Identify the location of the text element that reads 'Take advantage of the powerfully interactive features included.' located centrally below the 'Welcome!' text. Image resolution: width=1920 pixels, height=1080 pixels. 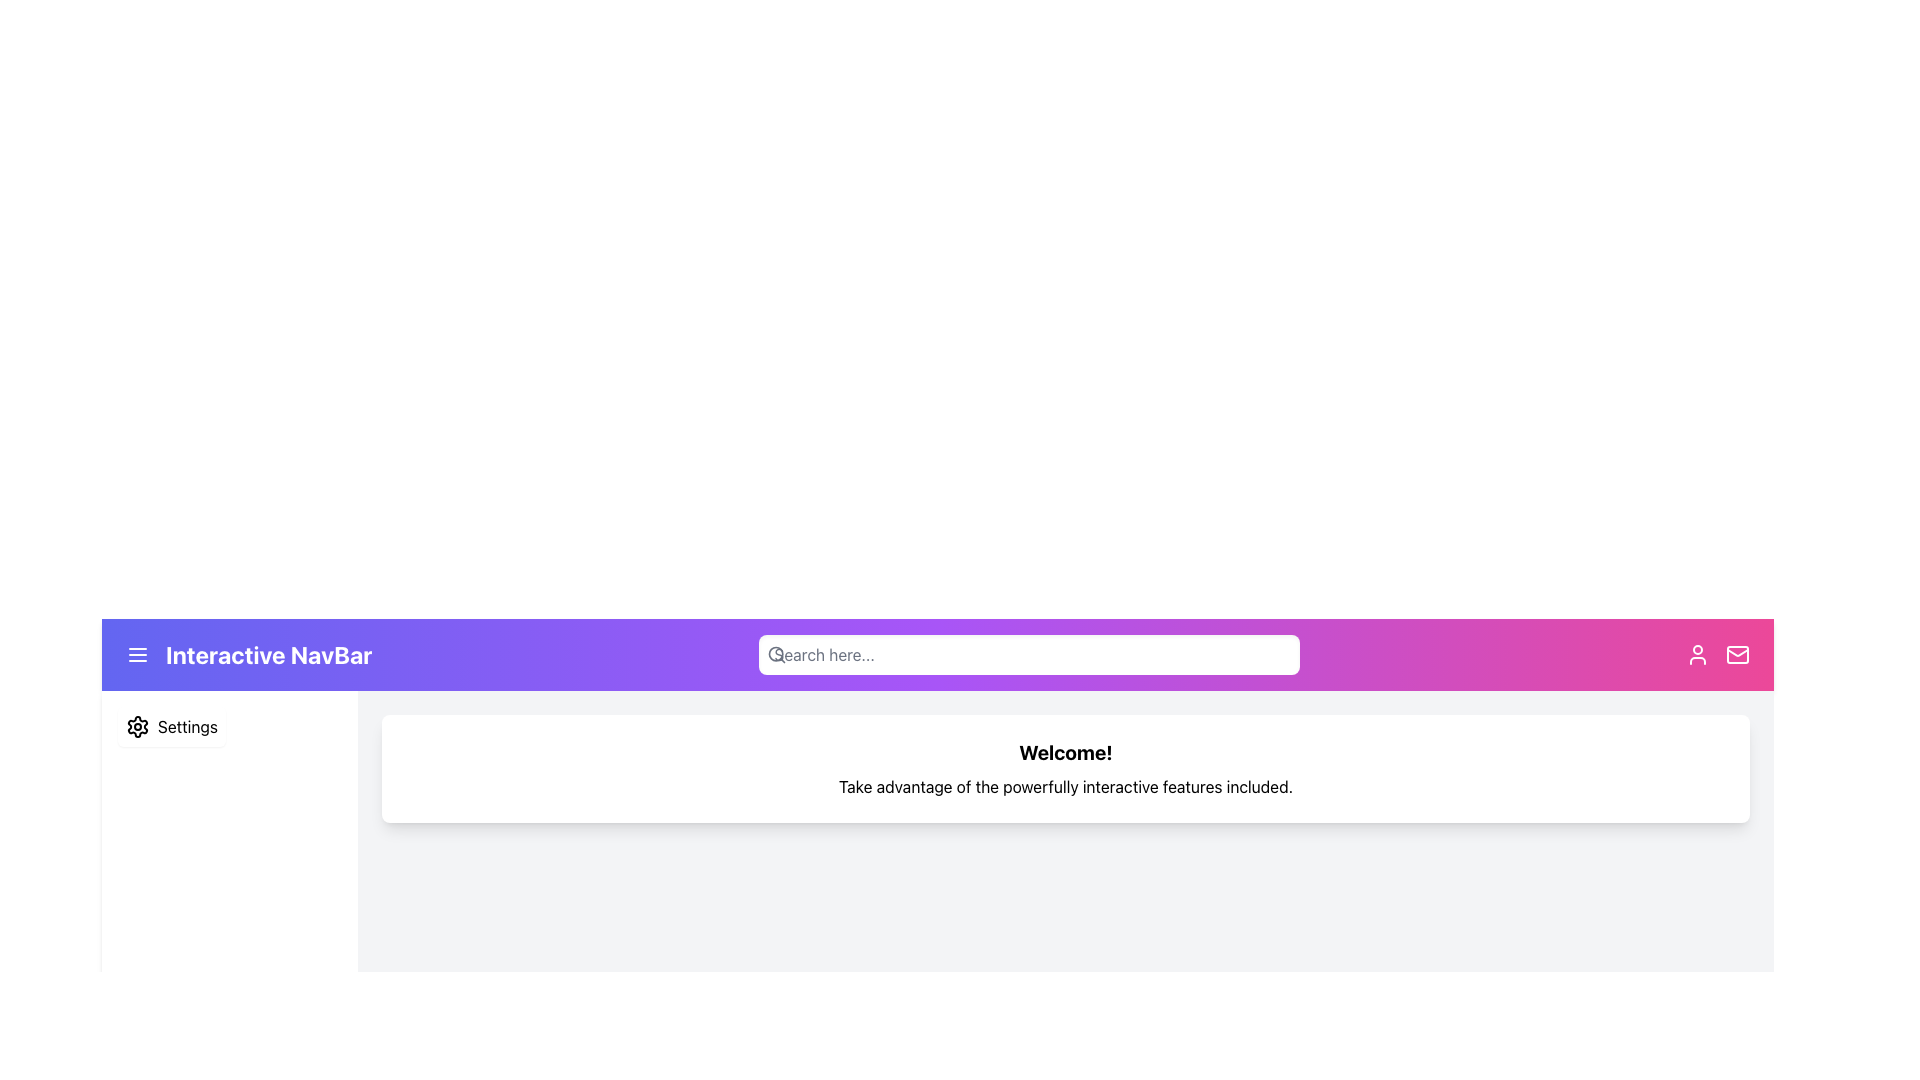
(1064, 785).